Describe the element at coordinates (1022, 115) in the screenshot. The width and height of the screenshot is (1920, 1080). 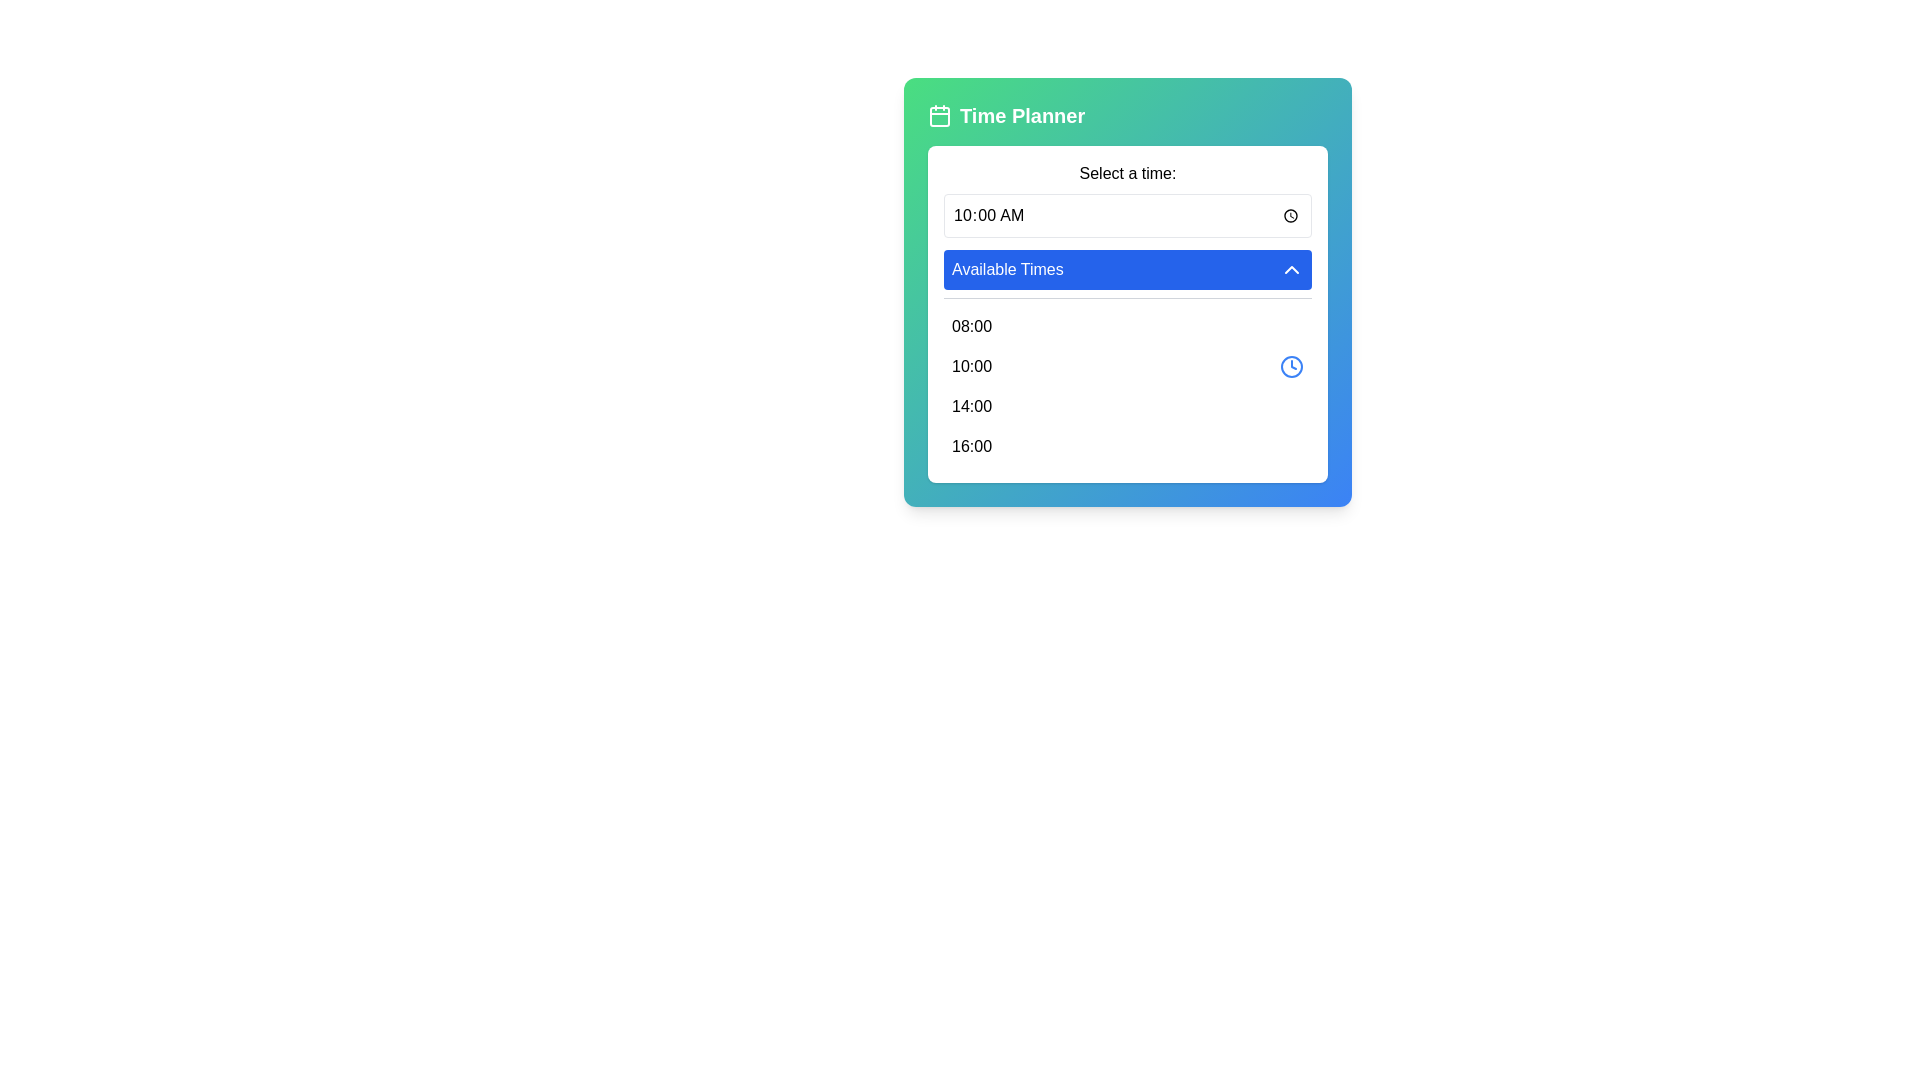
I see `the title label that indicates the current context of the application, positioned to the right of the calendar icon` at that location.